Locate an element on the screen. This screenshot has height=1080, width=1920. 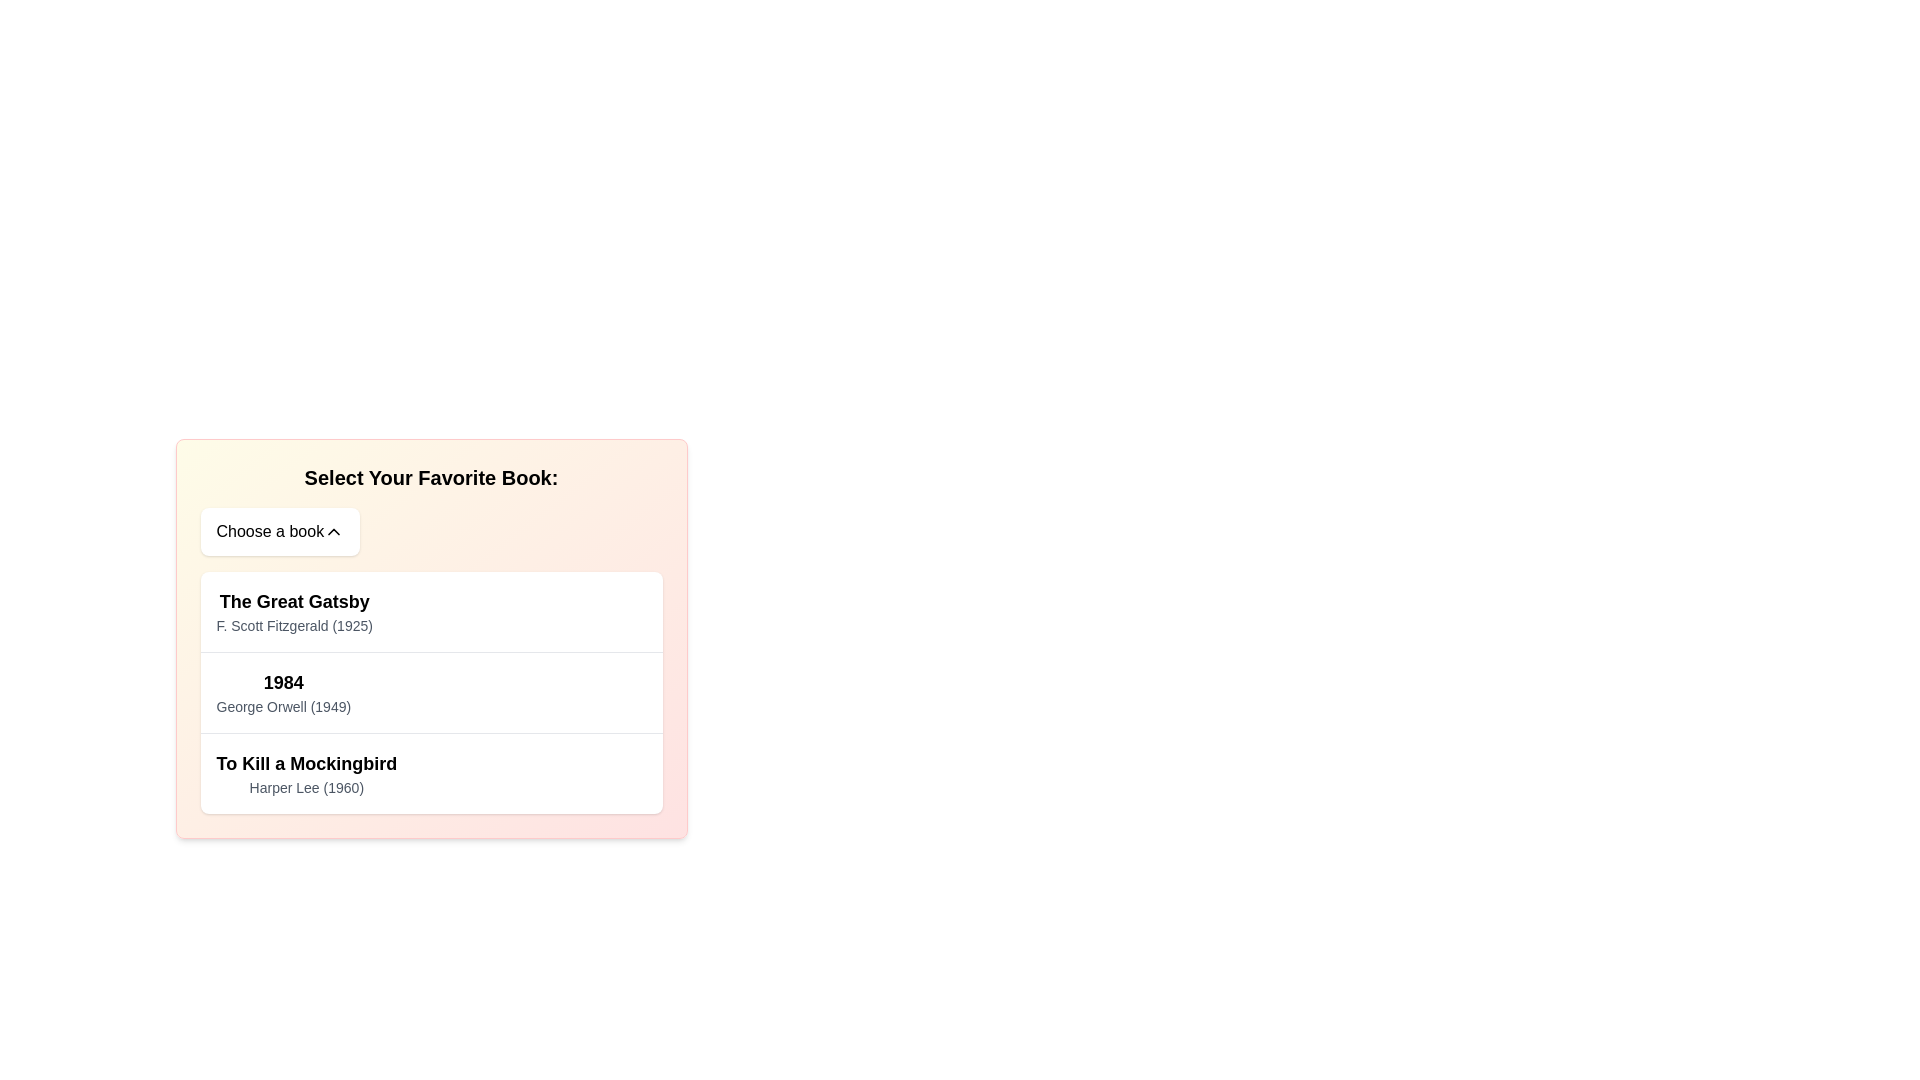
text label that serves as the header for selecting a book, located at the center of the card-like box above the dropdown button labeled 'Choose a book' is located at coordinates (430, 478).